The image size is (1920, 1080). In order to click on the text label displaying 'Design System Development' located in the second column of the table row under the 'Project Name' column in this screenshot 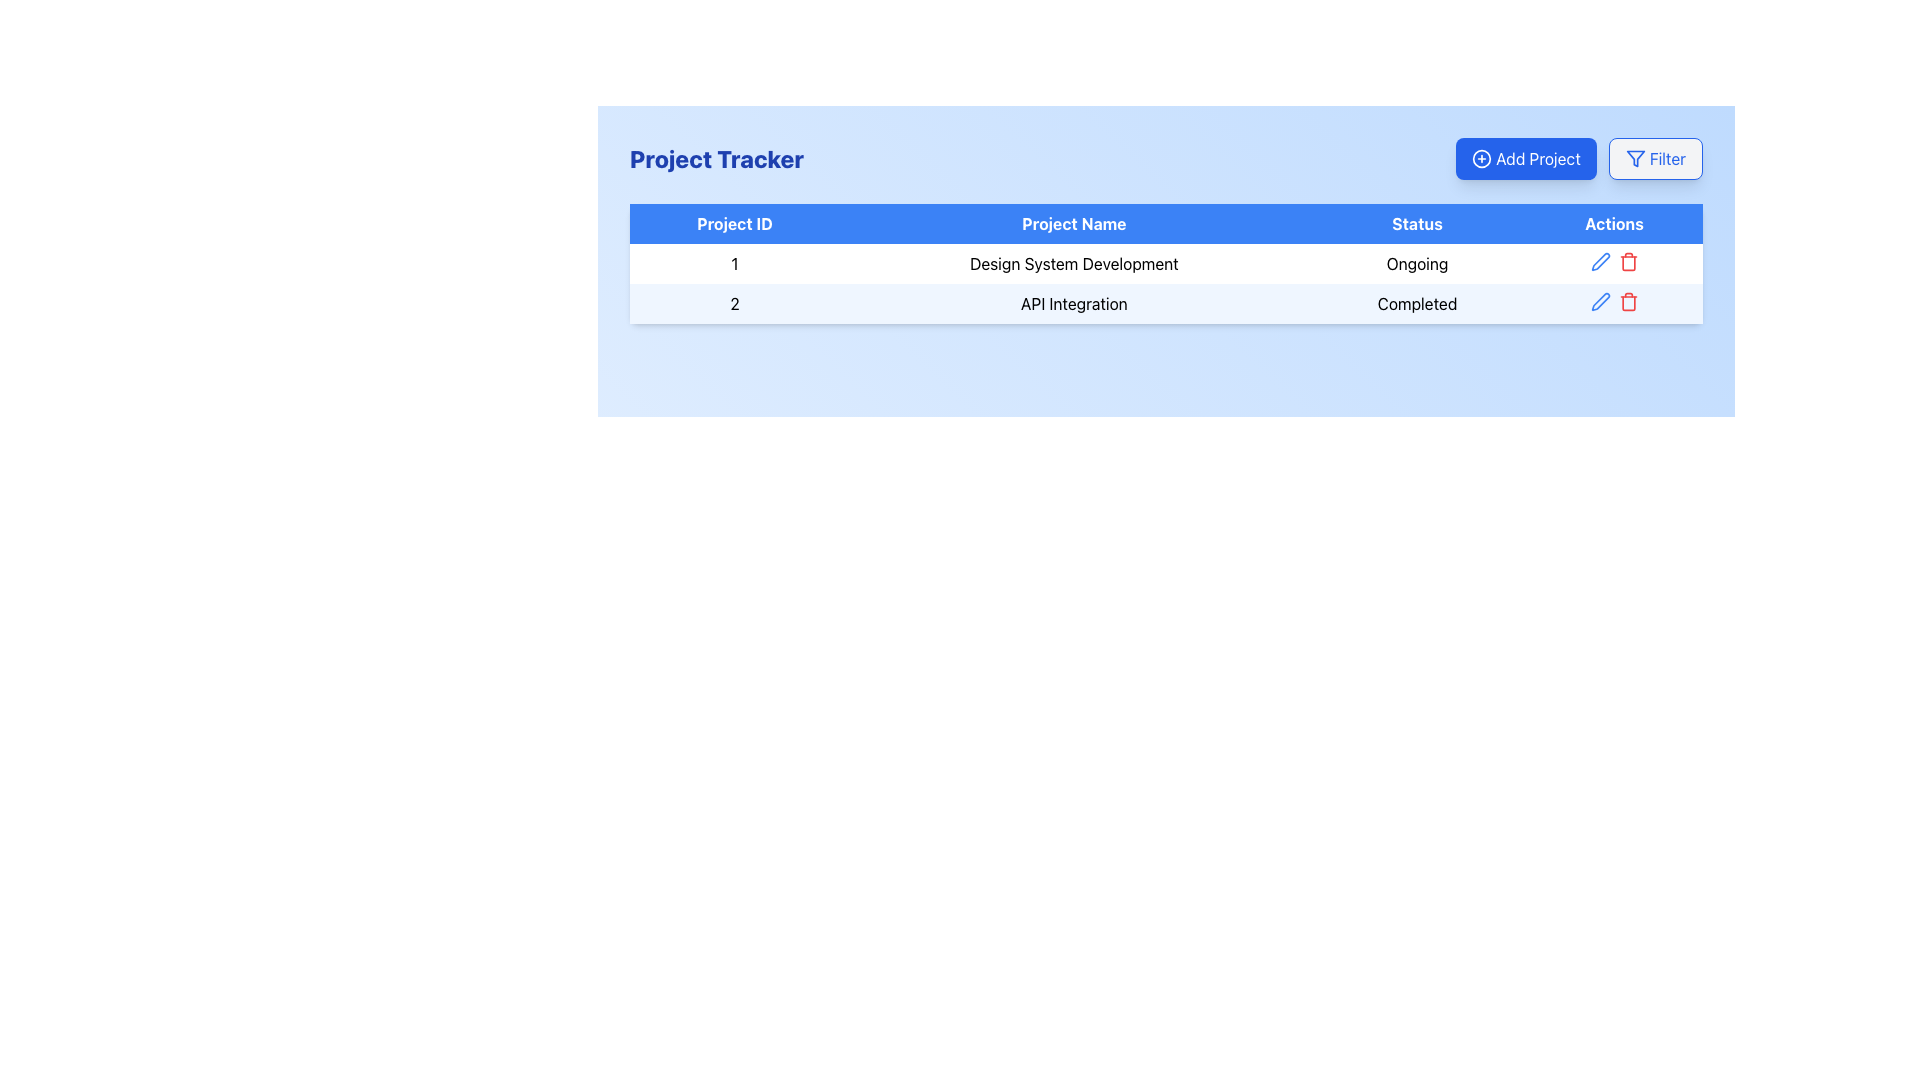, I will do `click(1073, 262)`.